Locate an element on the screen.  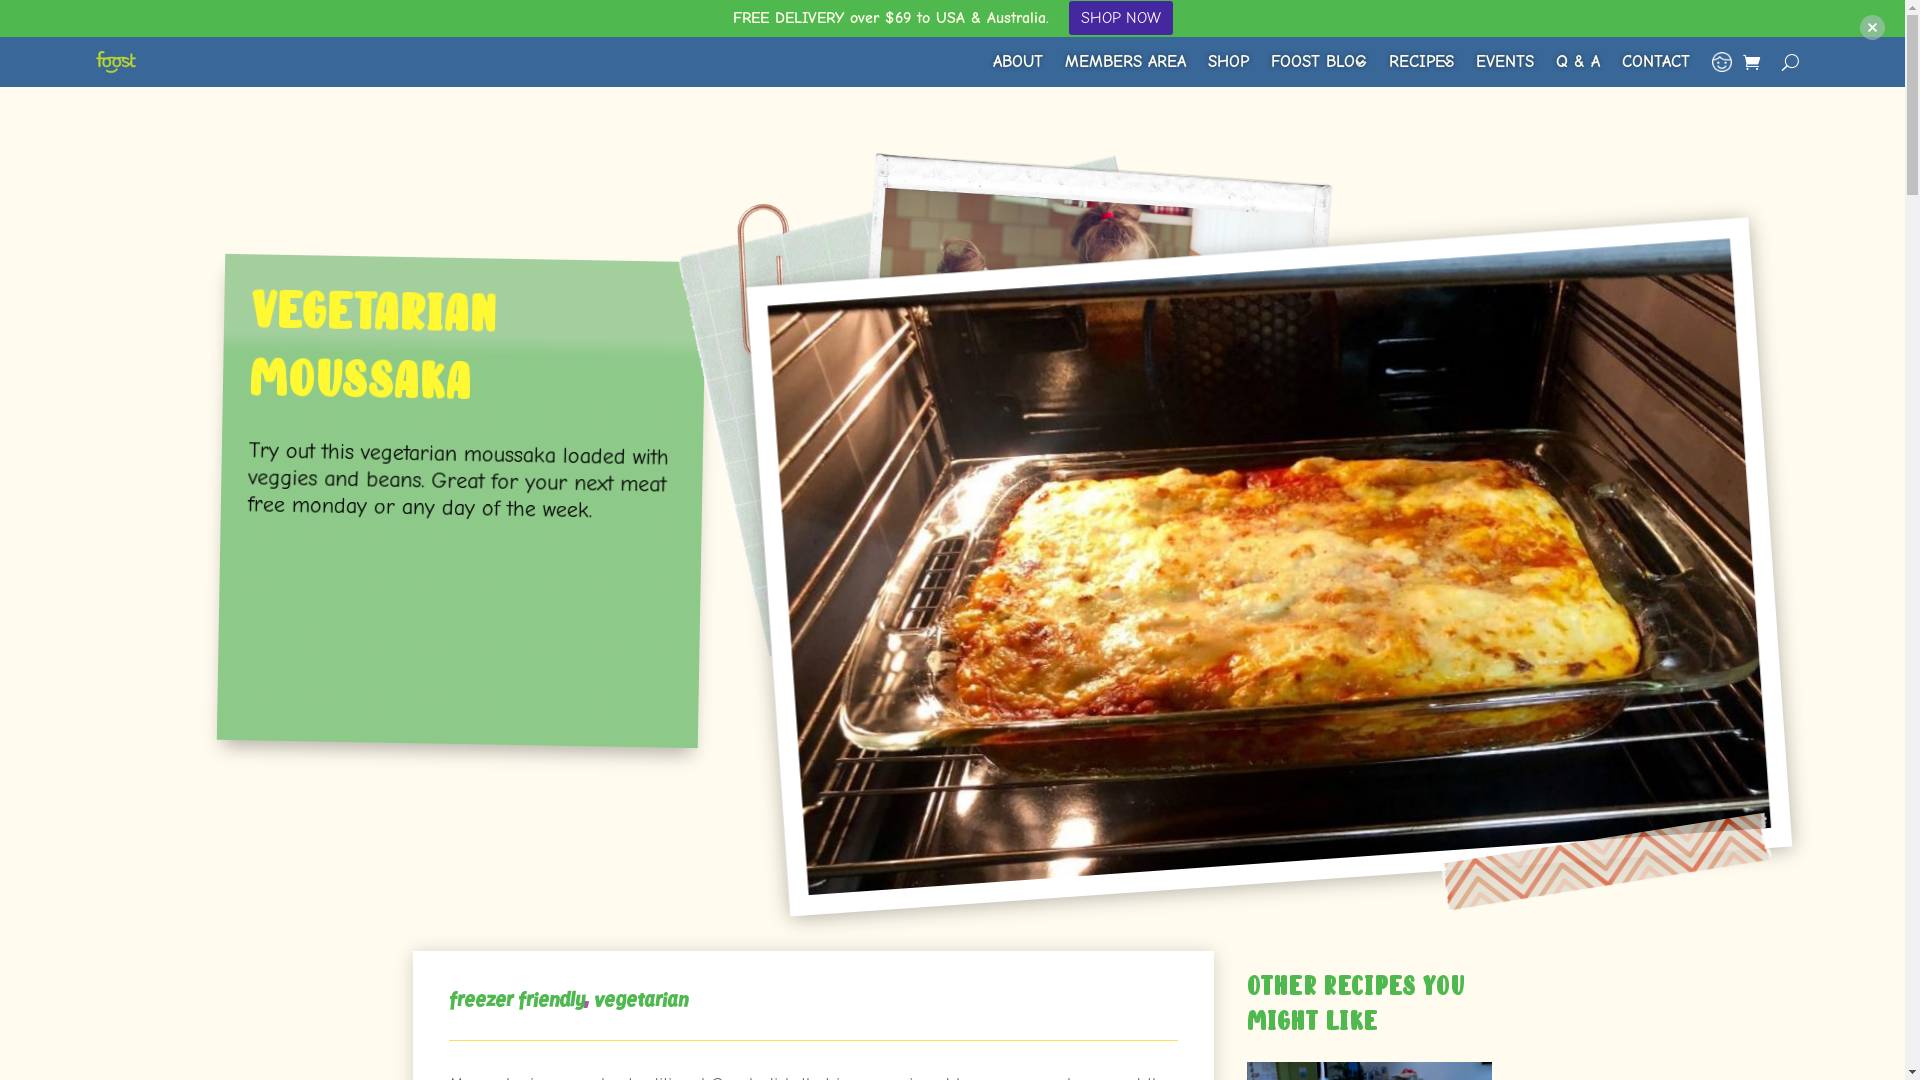
'vegetarian' is located at coordinates (593, 1000).